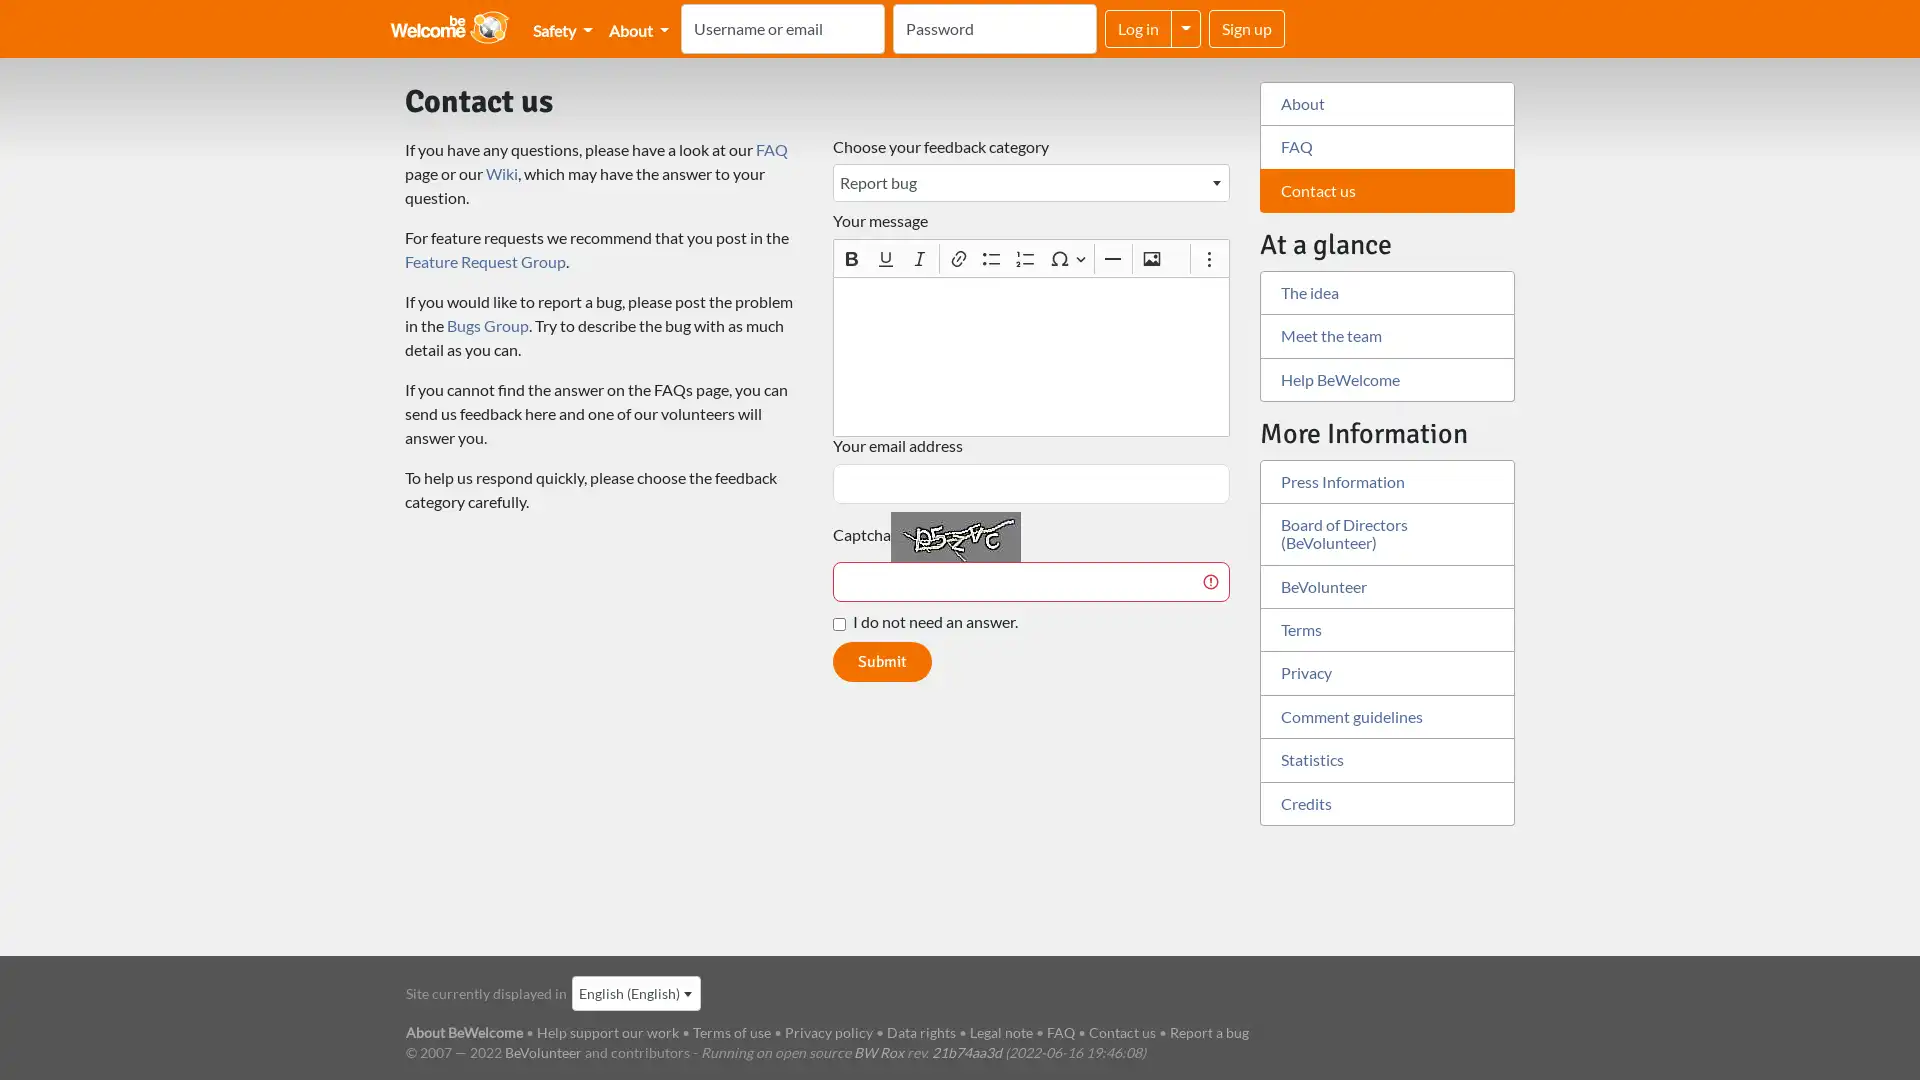 The width and height of the screenshot is (1920, 1080). What do you see at coordinates (1112, 257) in the screenshot?
I see `Horizontal line` at bounding box center [1112, 257].